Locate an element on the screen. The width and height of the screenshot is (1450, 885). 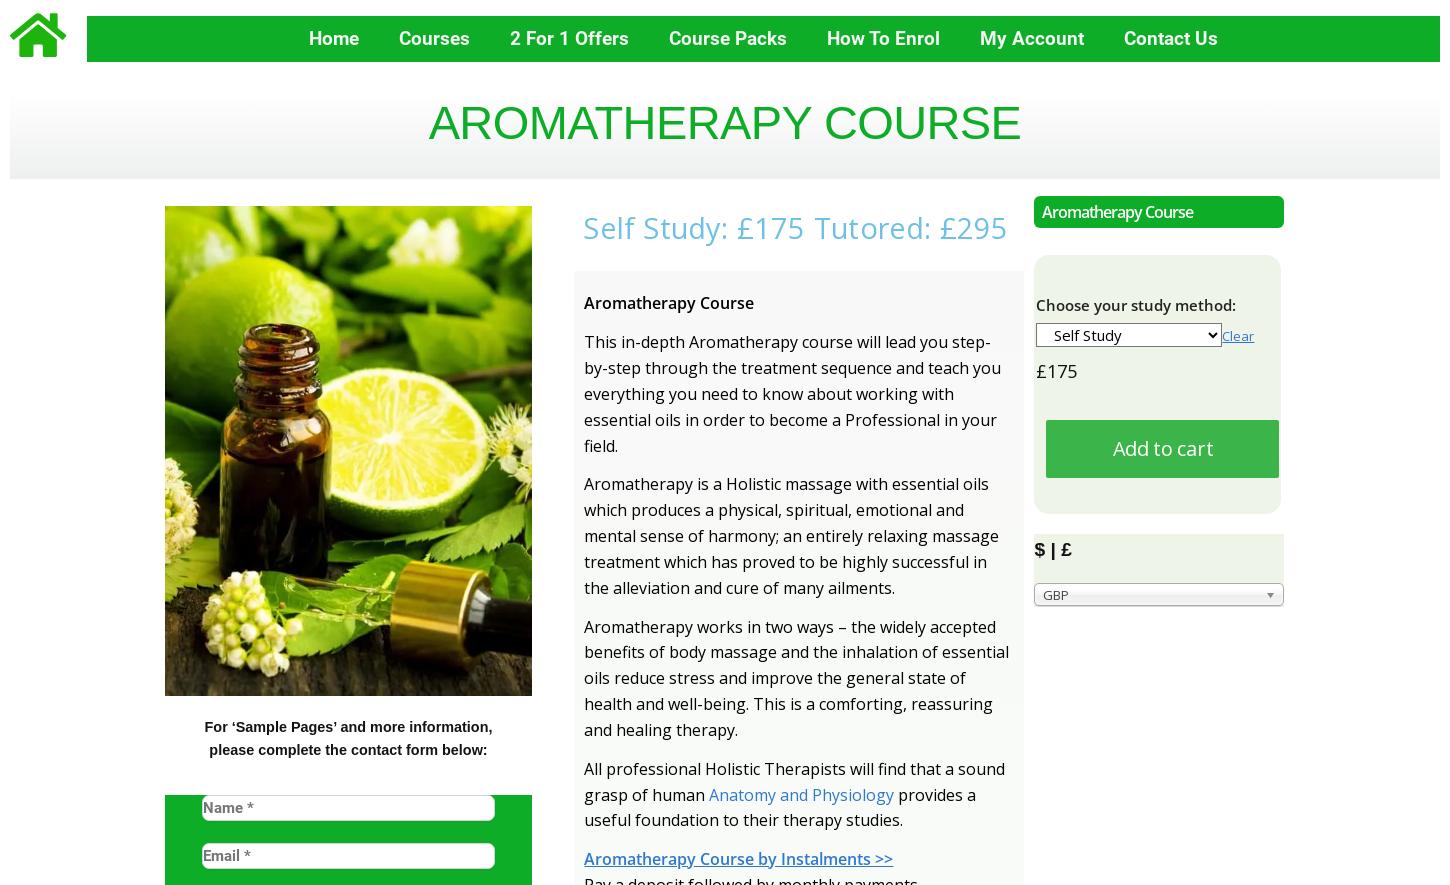
'Aromatherapy Course by Instalments >>' is located at coordinates (738, 857).